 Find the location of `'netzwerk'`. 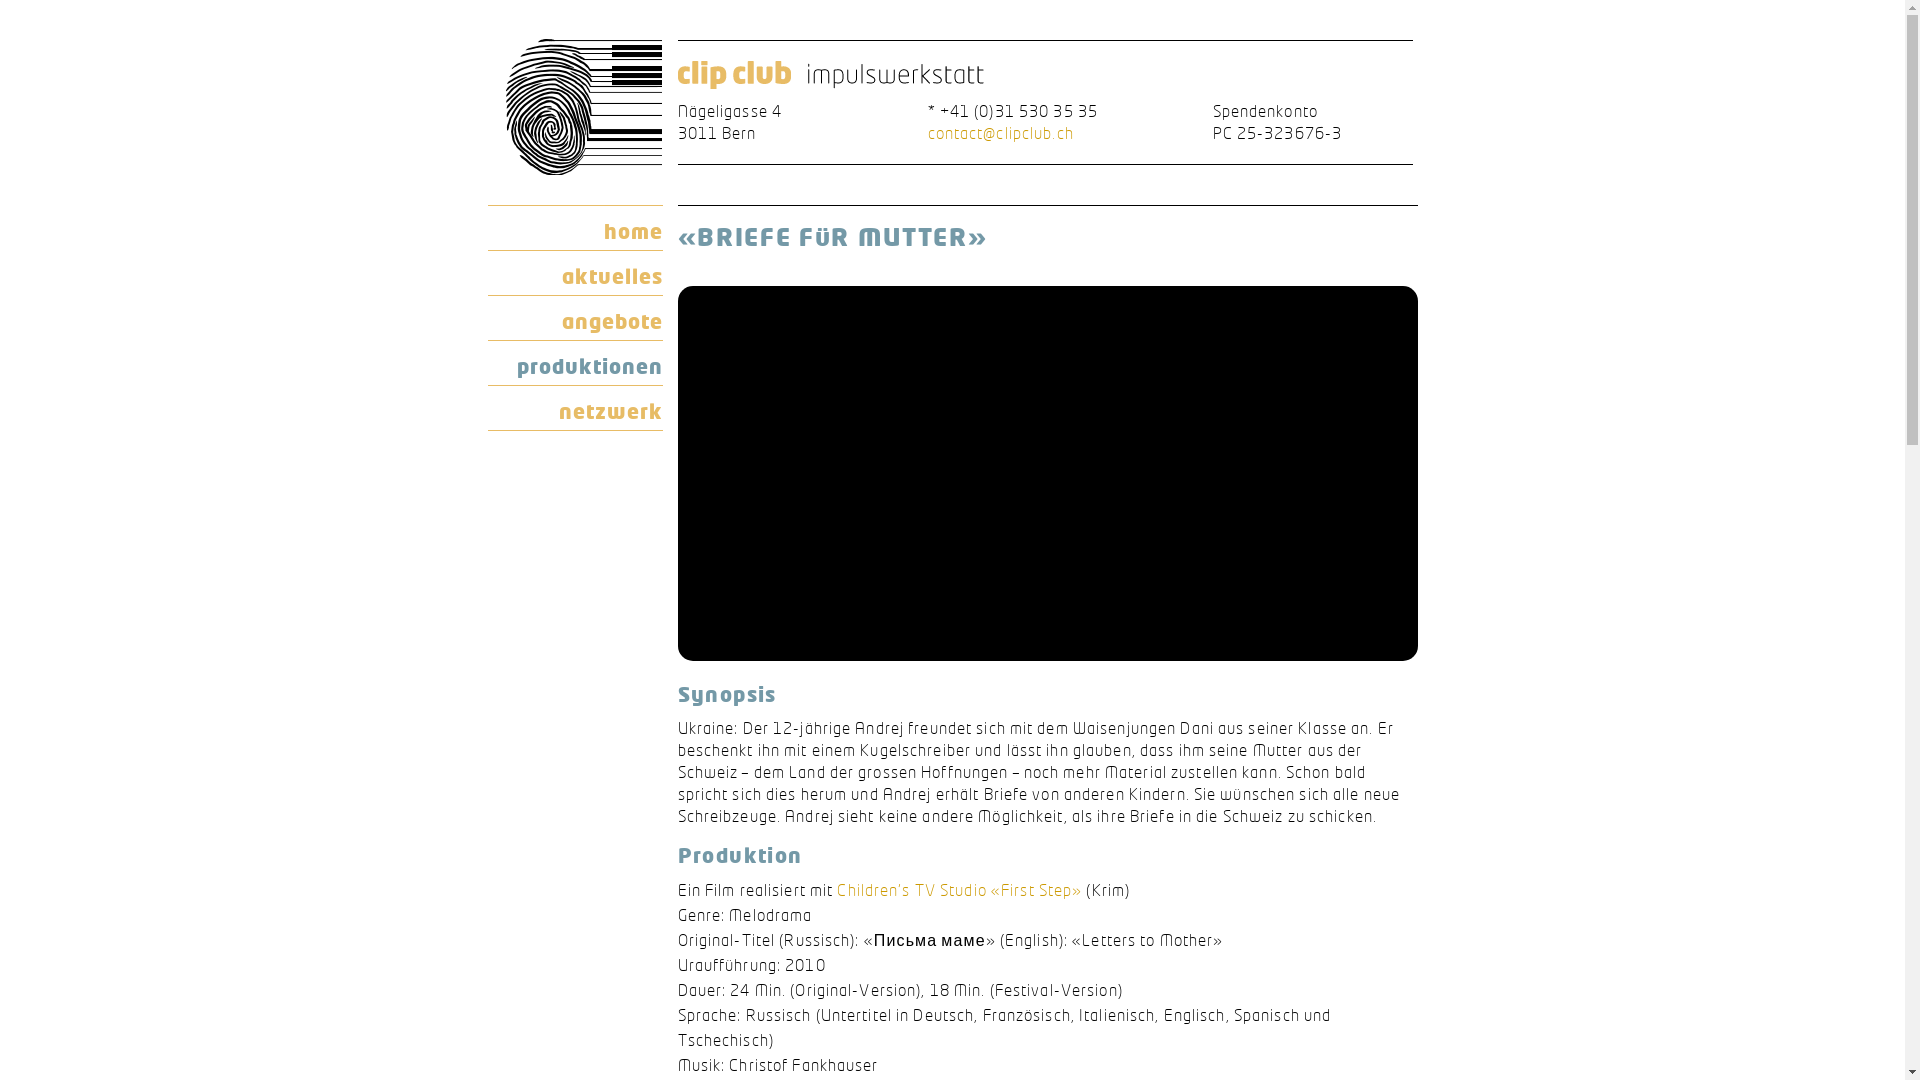

'netzwerk' is located at coordinates (574, 407).